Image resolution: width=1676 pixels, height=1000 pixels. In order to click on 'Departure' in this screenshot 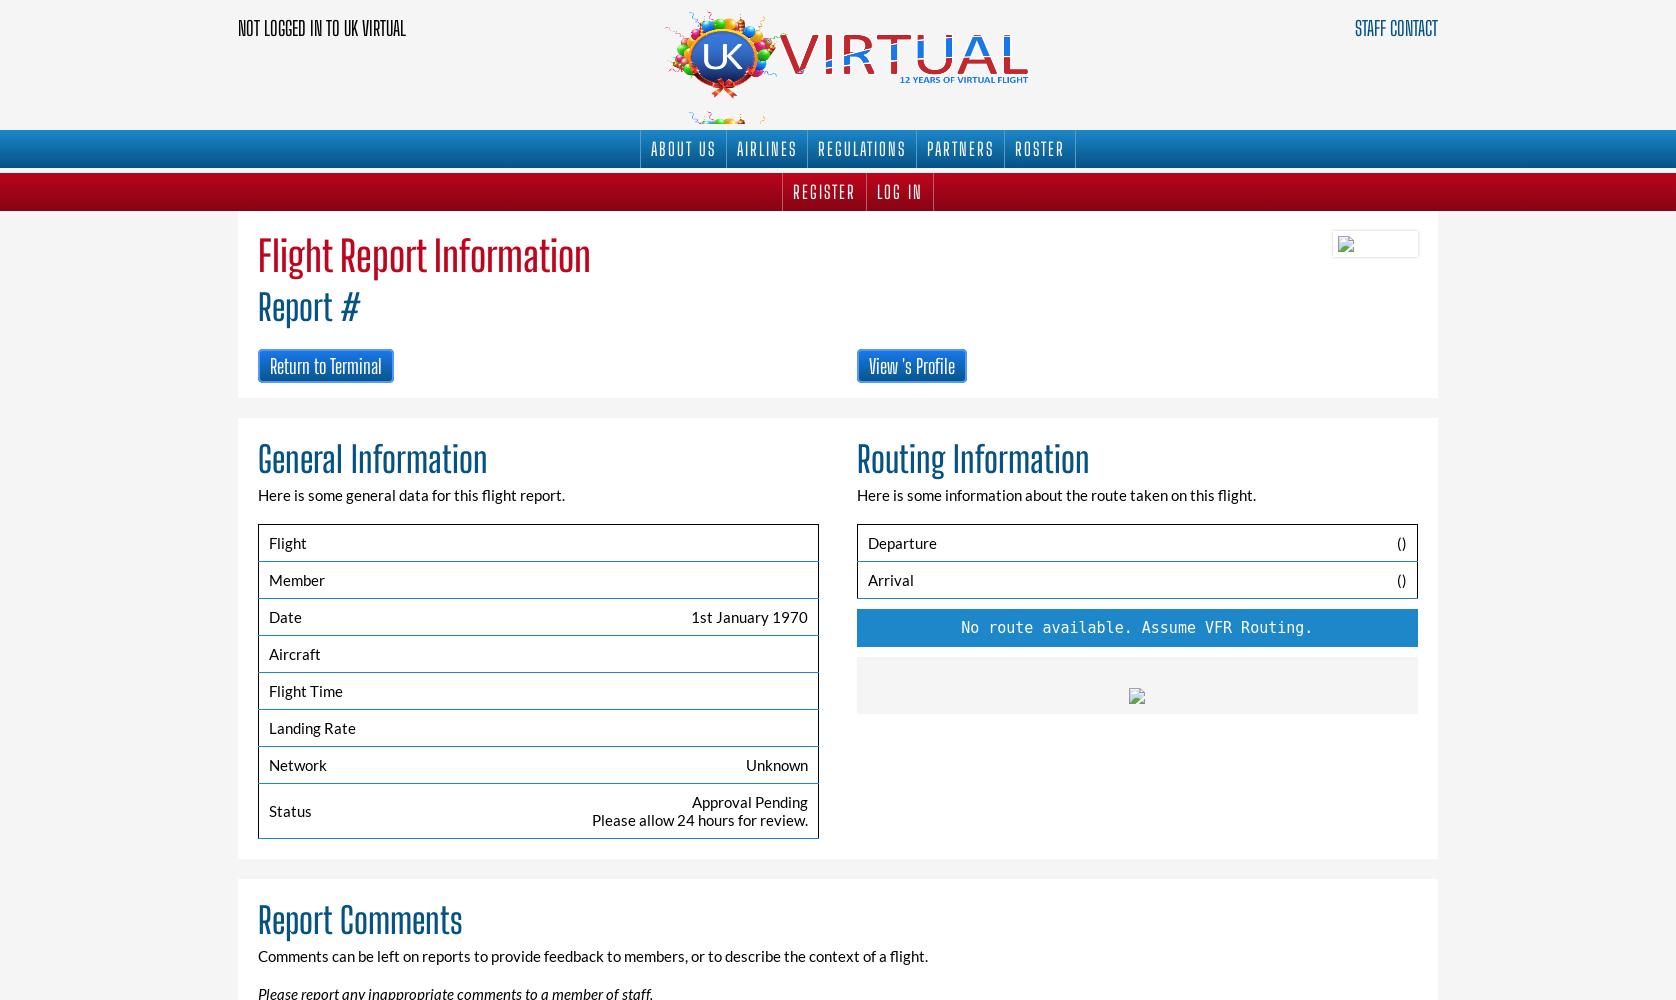, I will do `click(866, 543)`.